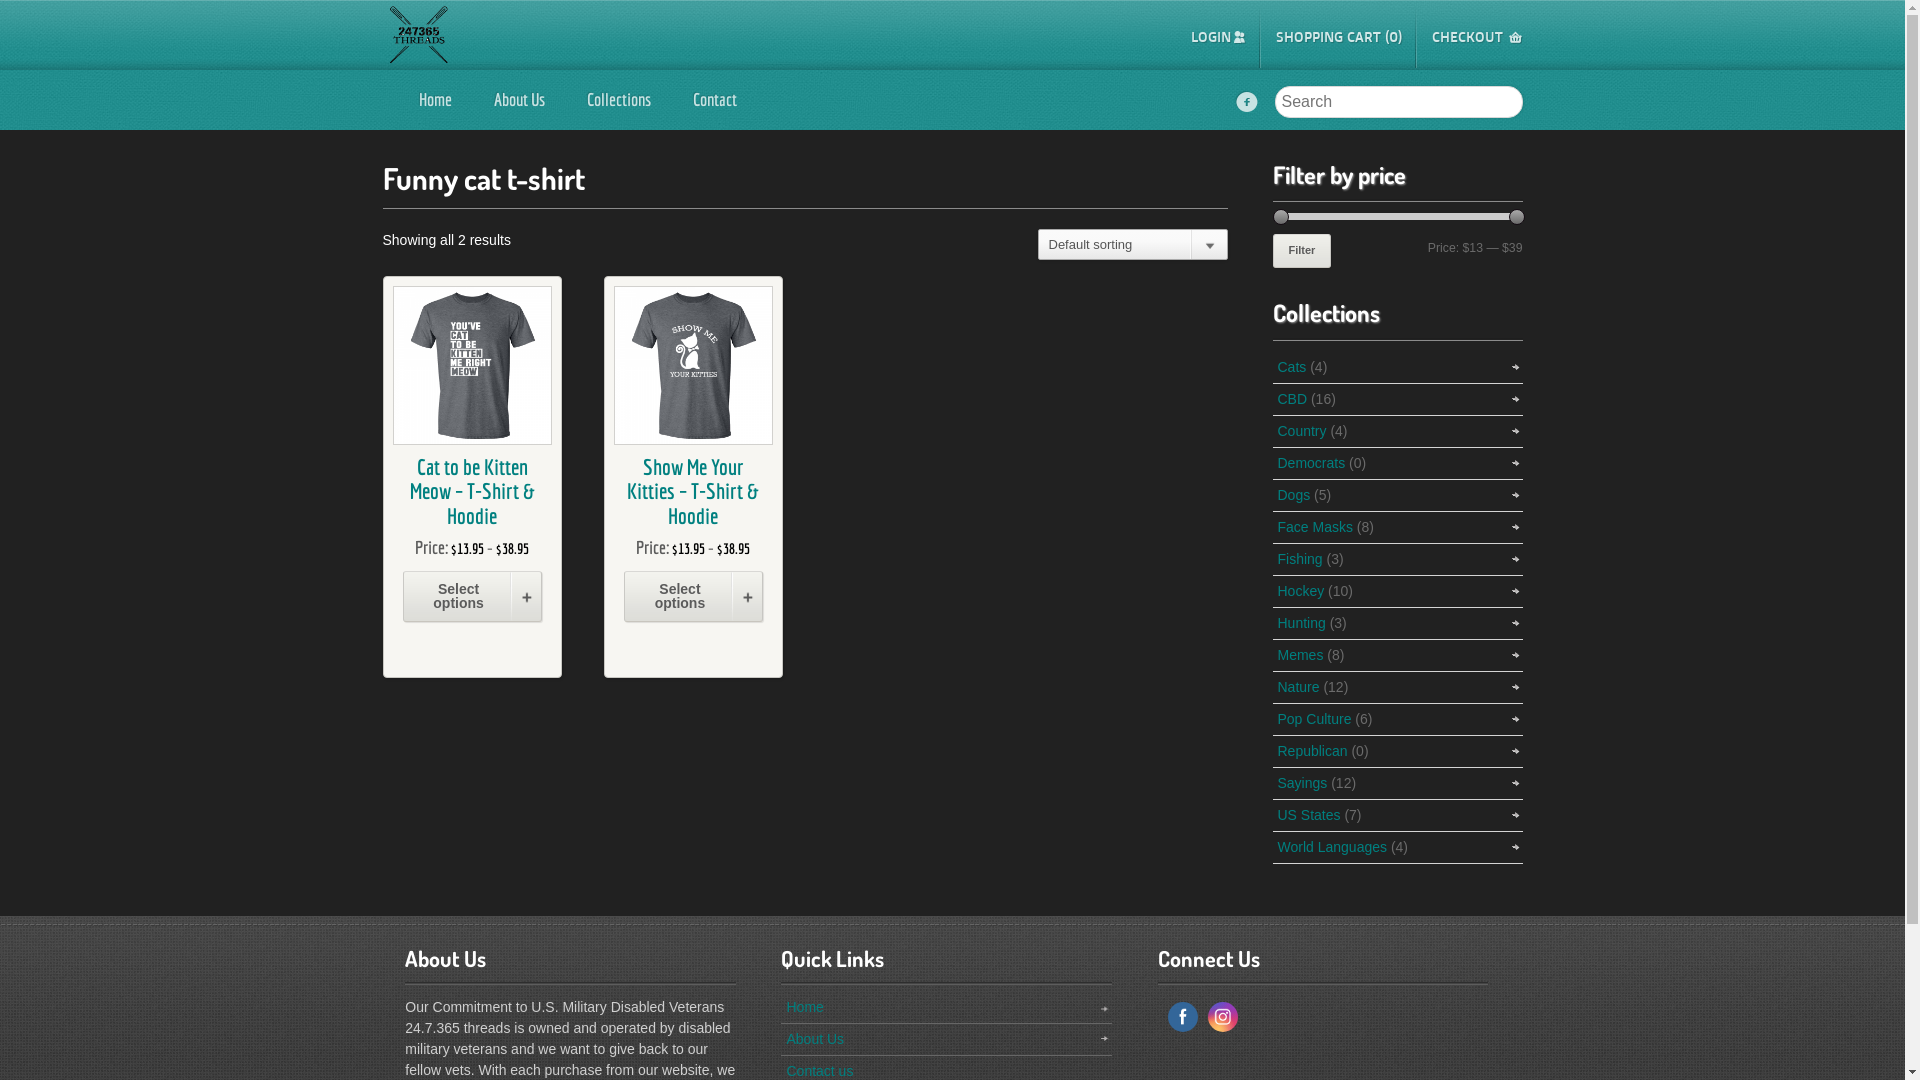 The width and height of the screenshot is (1920, 1080). What do you see at coordinates (434, 100) in the screenshot?
I see `'Home'` at bounding box center [434, 100].